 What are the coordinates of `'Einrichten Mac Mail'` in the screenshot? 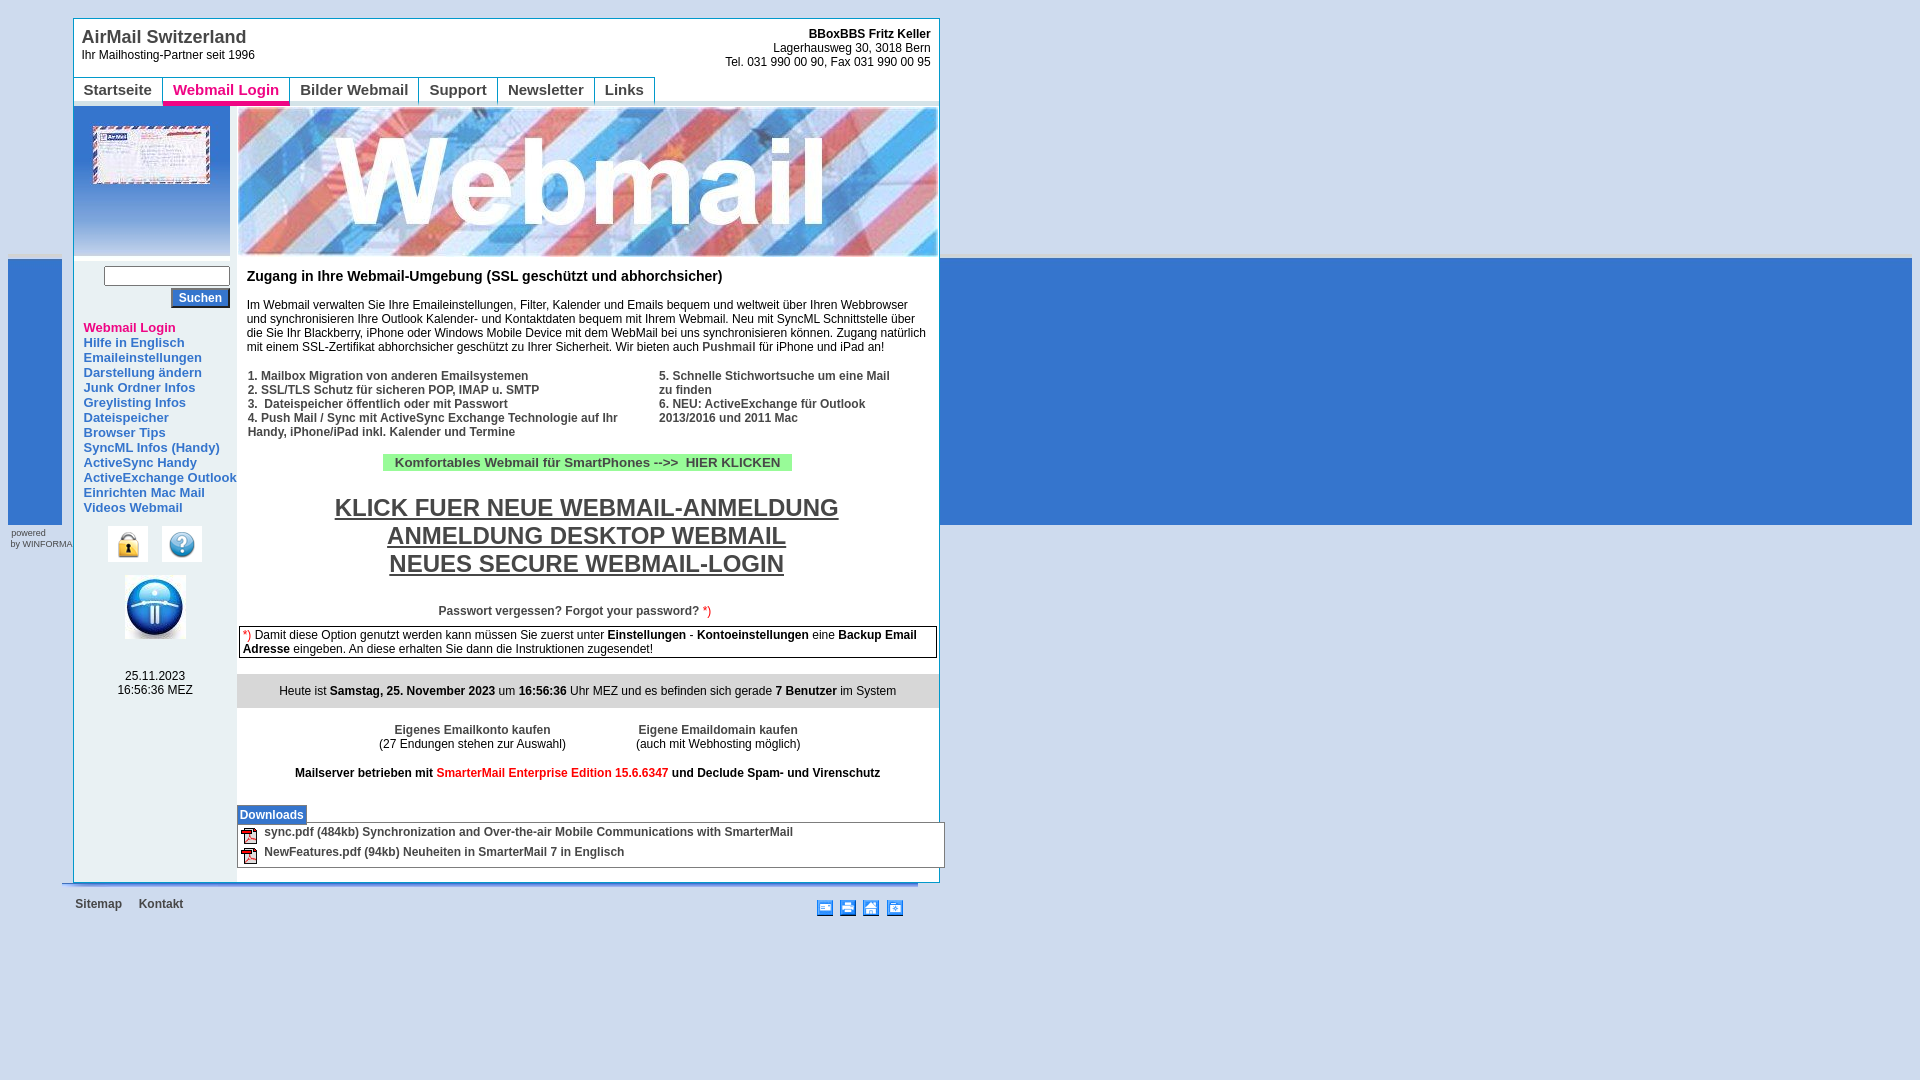 It's located at (73, 492).